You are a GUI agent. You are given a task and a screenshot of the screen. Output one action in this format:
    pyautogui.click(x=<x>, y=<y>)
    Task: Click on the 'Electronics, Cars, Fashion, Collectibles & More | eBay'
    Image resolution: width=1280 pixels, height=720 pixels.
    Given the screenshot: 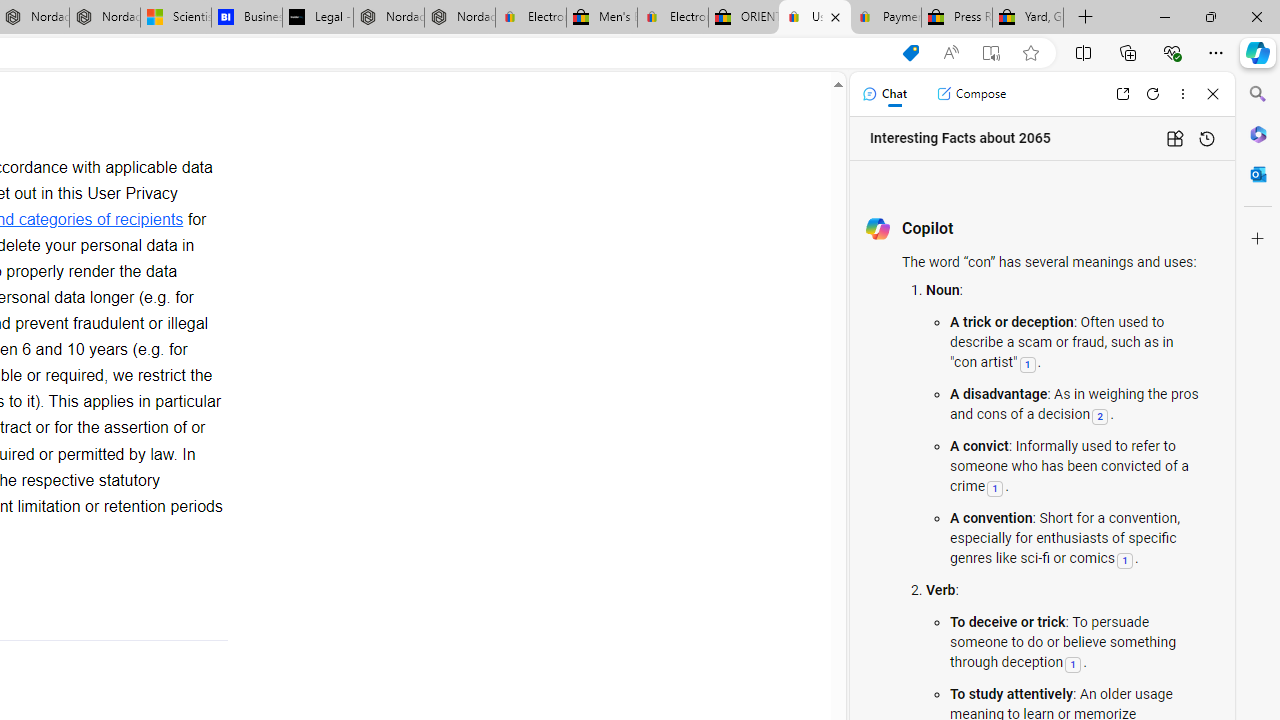 What is the action you would take?
    pyautogui.click(x=672, y=17)
    